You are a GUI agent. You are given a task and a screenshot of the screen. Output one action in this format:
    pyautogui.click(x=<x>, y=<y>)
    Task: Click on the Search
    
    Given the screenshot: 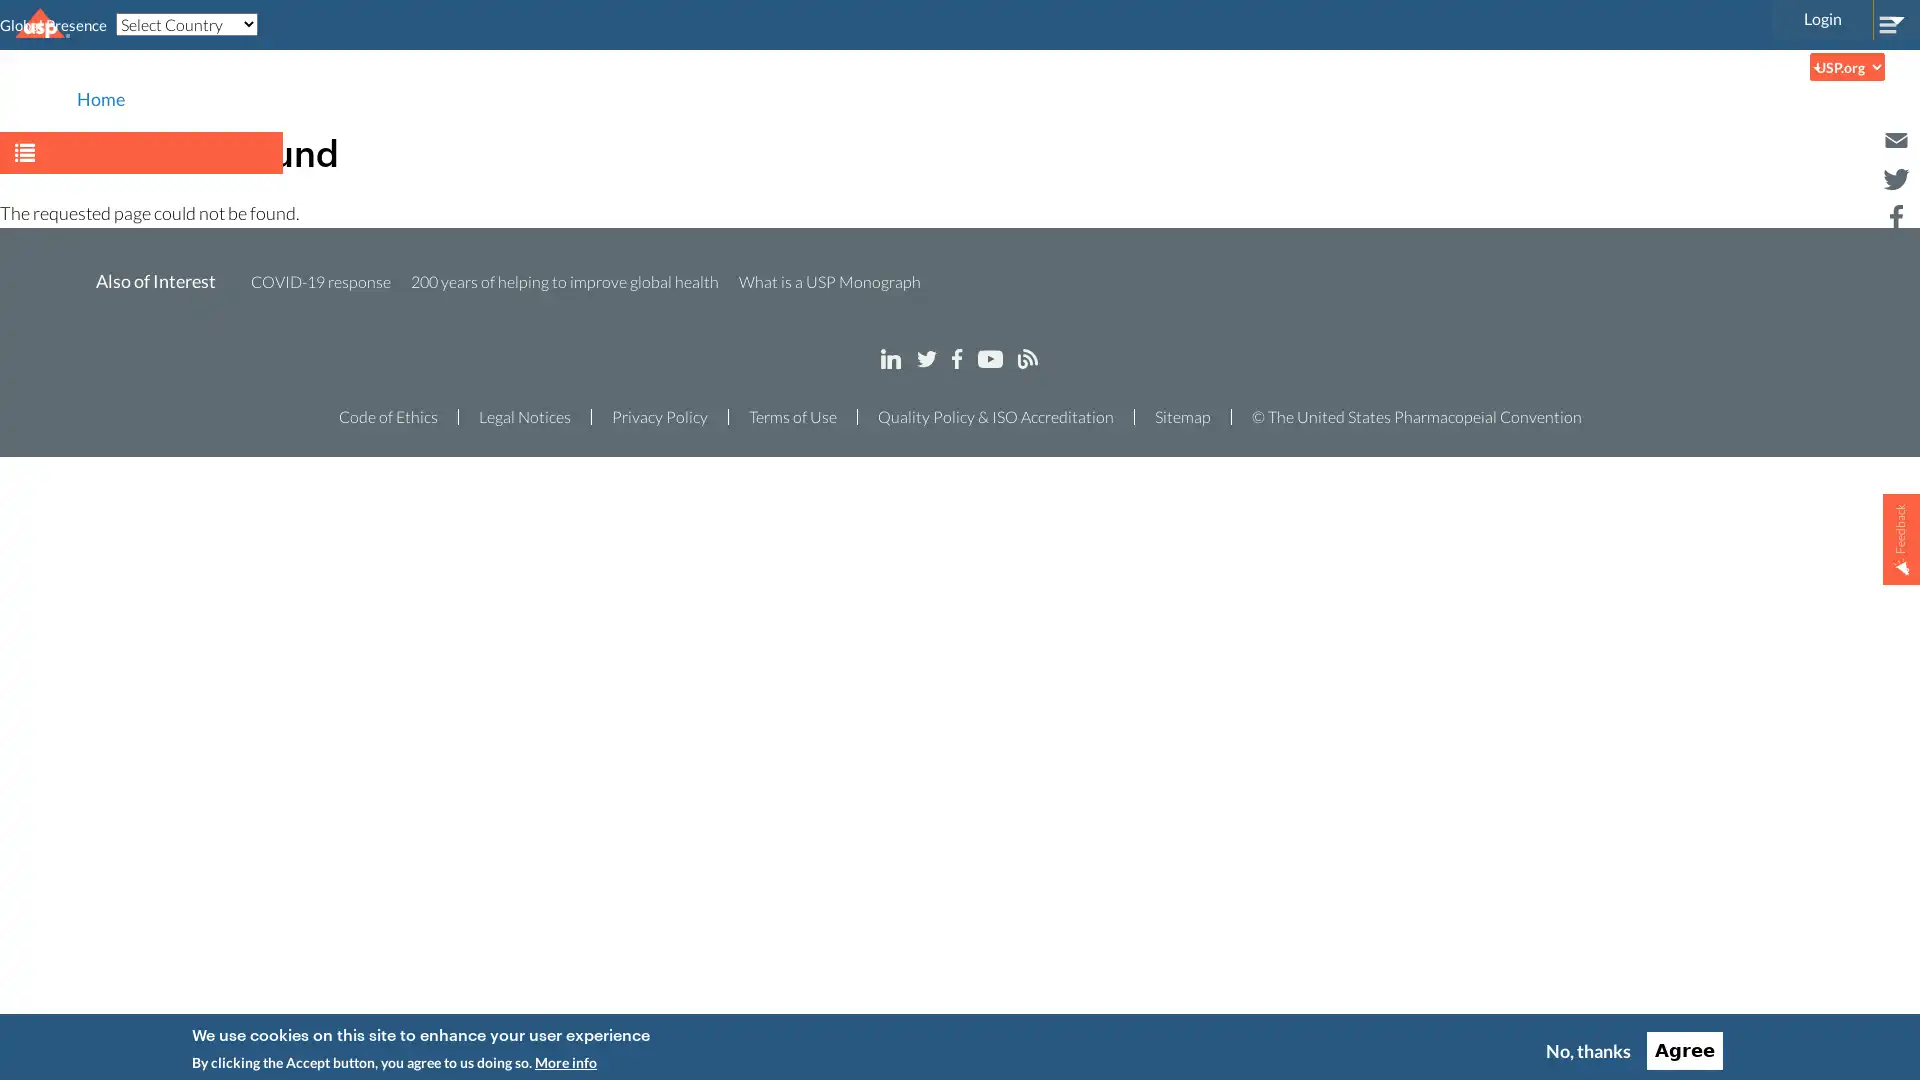 What is the action you would take?
    pyautogui.click(x=1782, y=96)
    